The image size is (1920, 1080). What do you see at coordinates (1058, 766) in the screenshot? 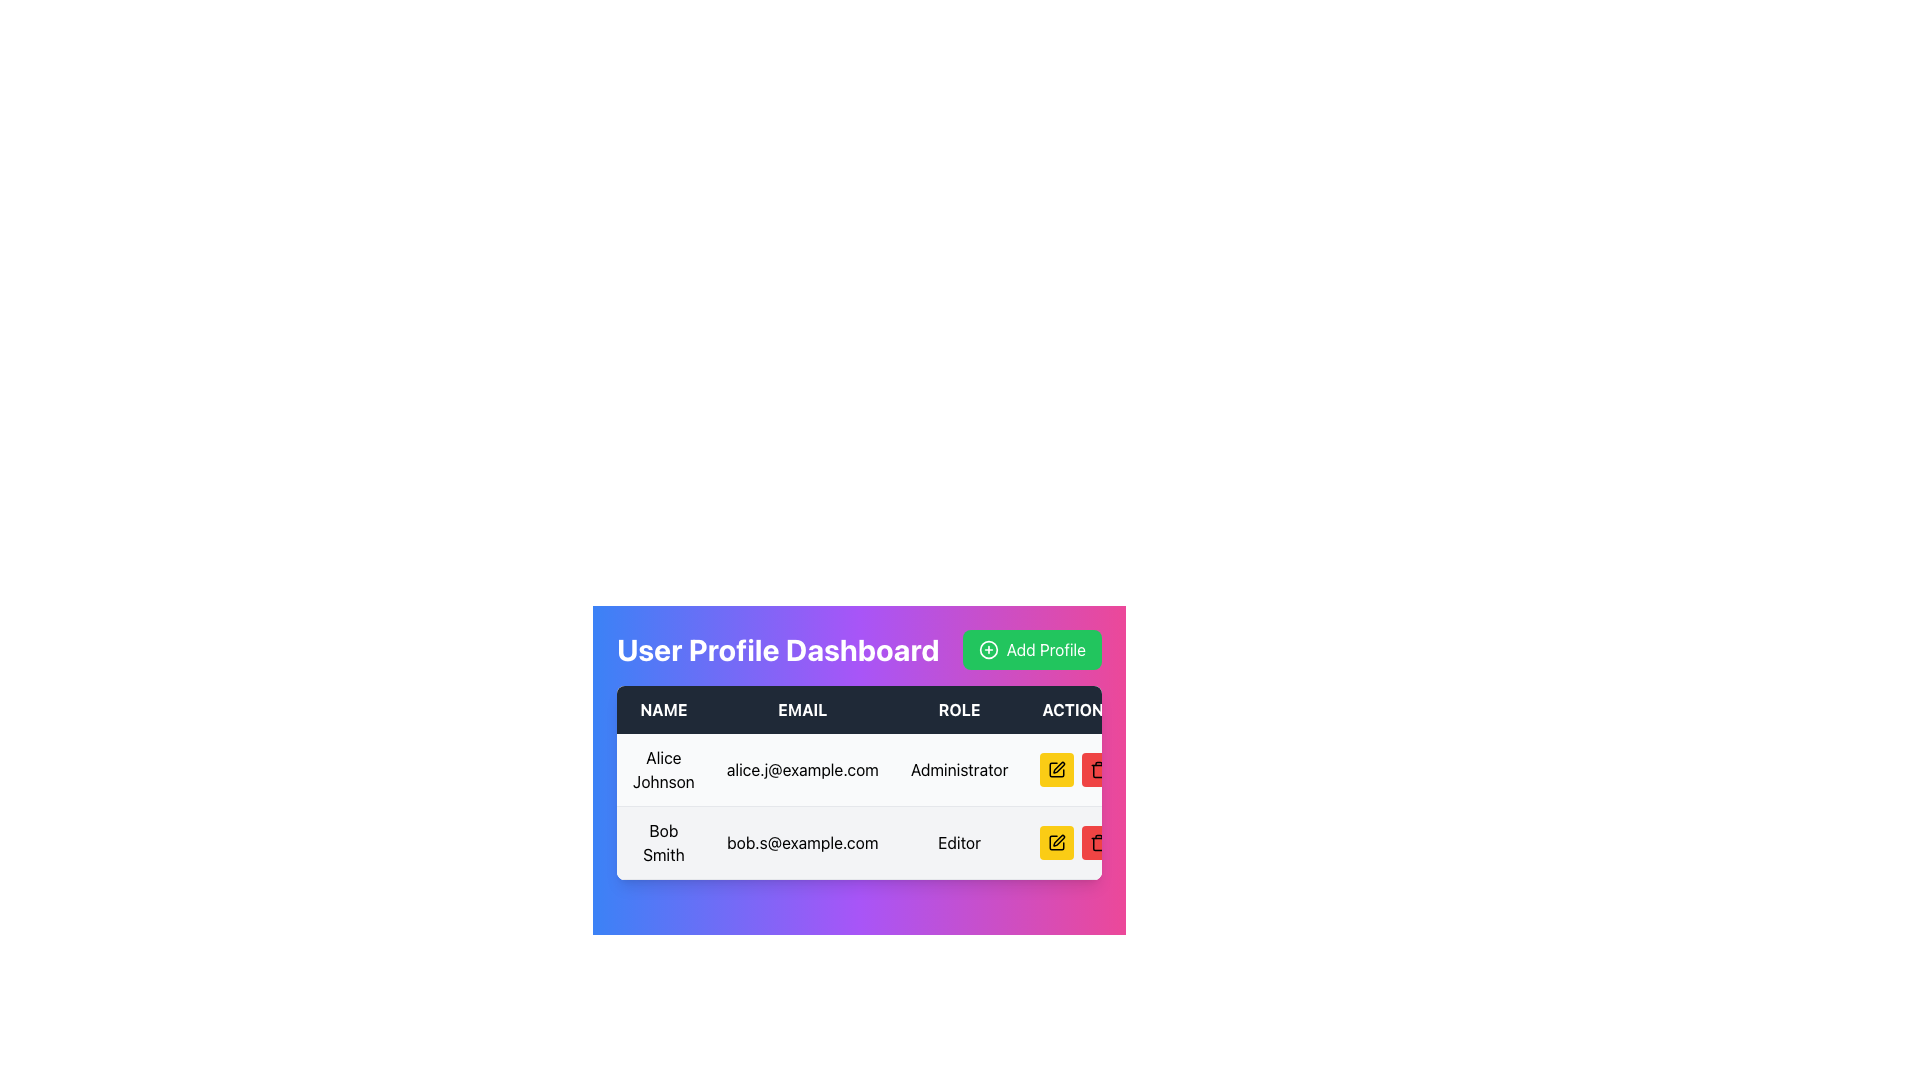
I see `the small yellow pencil icon in the action column of the user profile table for 'Bob Smith'` at bounding box center [1058, 766].